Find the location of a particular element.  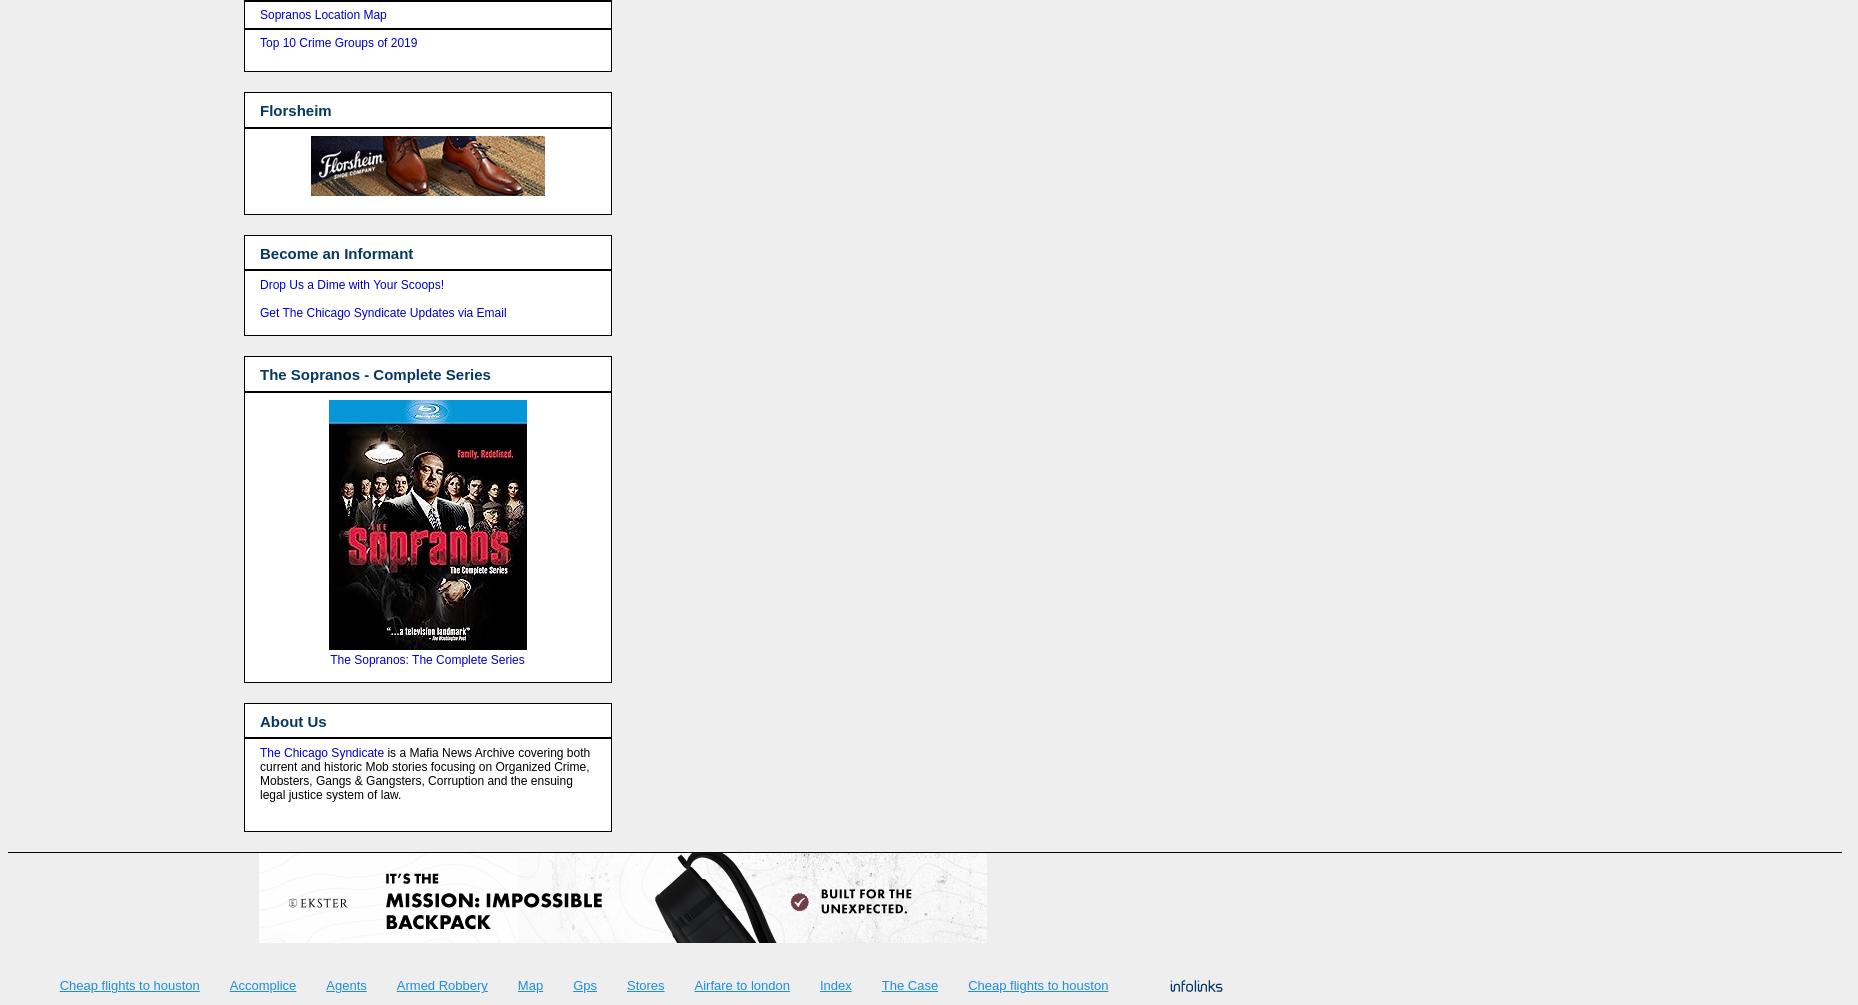

'Stores' is located at coordinates (643, 984).